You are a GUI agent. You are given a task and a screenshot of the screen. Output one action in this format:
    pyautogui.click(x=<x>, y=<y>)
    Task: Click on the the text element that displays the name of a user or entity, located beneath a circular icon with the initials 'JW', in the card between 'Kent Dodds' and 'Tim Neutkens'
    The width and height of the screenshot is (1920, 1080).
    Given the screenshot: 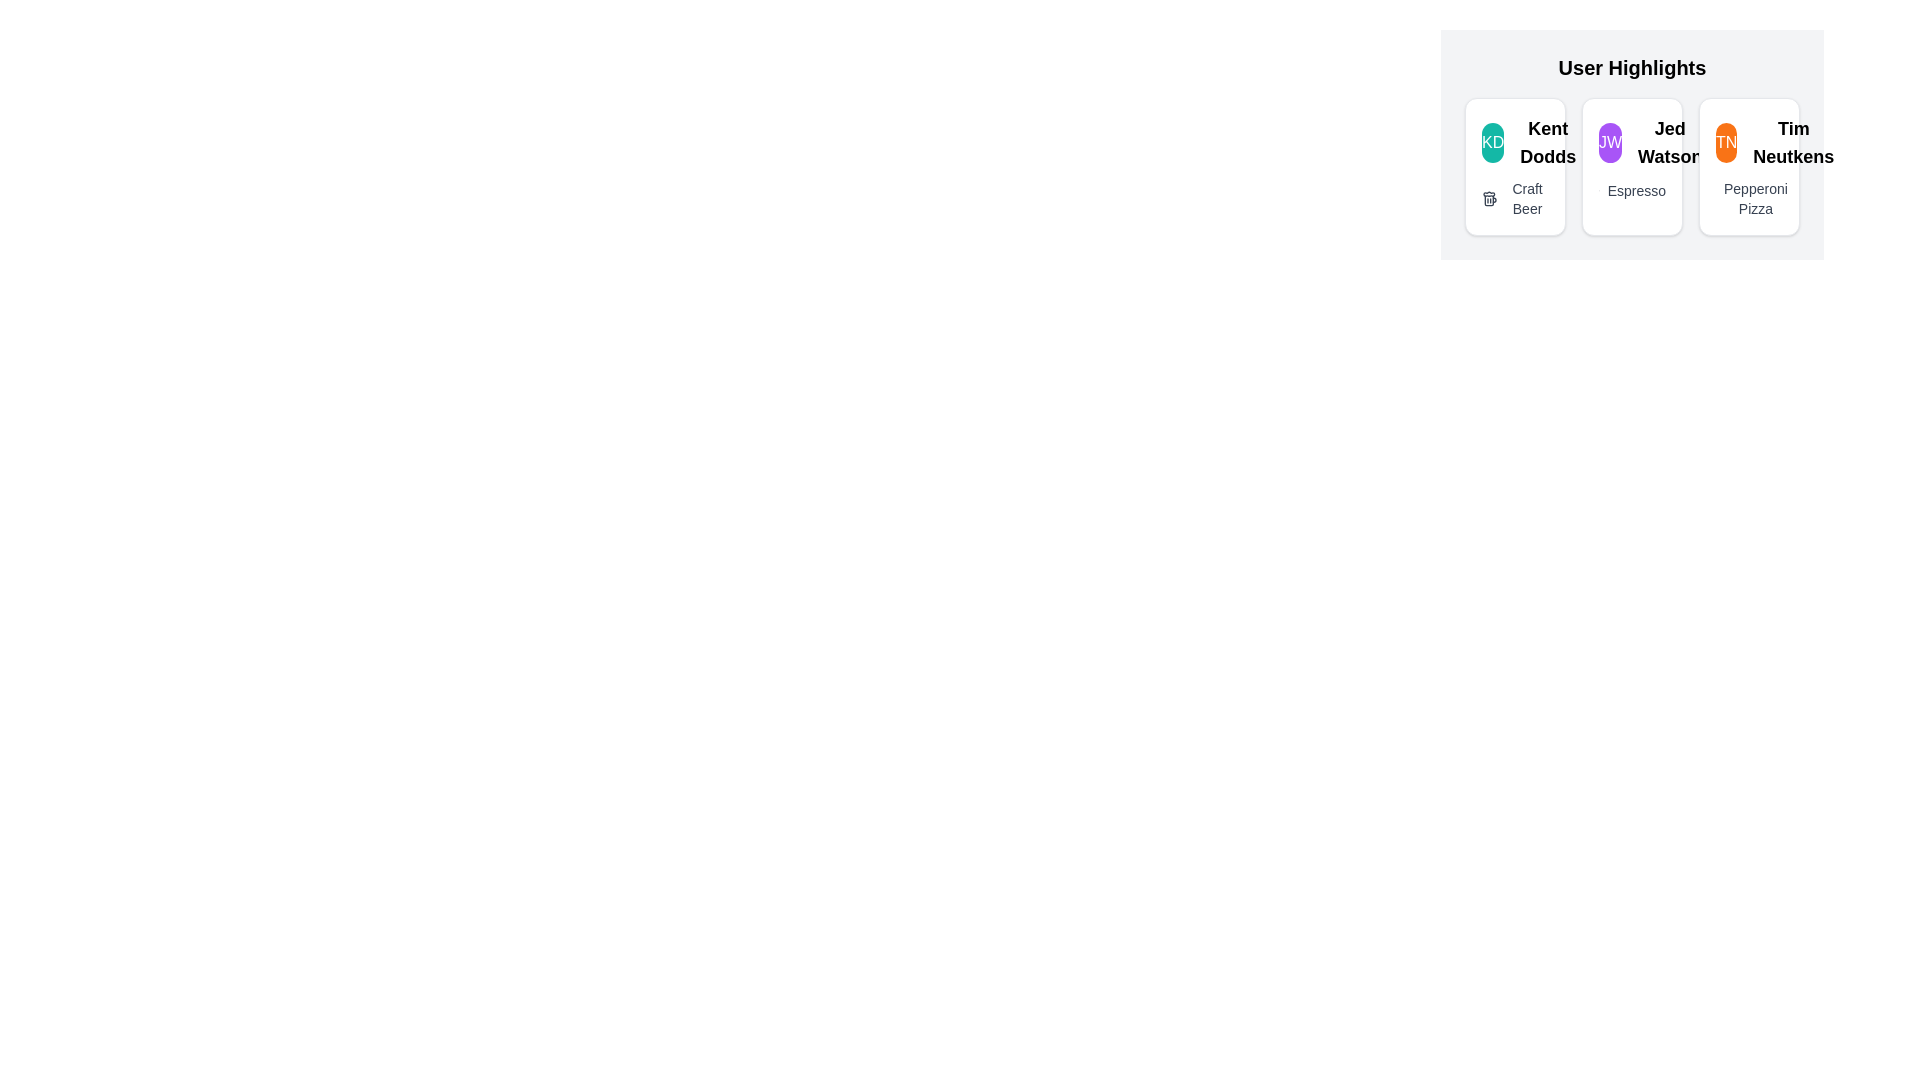 What is the action you would take?
    pyautogui.click(x=1670, y=141)
    